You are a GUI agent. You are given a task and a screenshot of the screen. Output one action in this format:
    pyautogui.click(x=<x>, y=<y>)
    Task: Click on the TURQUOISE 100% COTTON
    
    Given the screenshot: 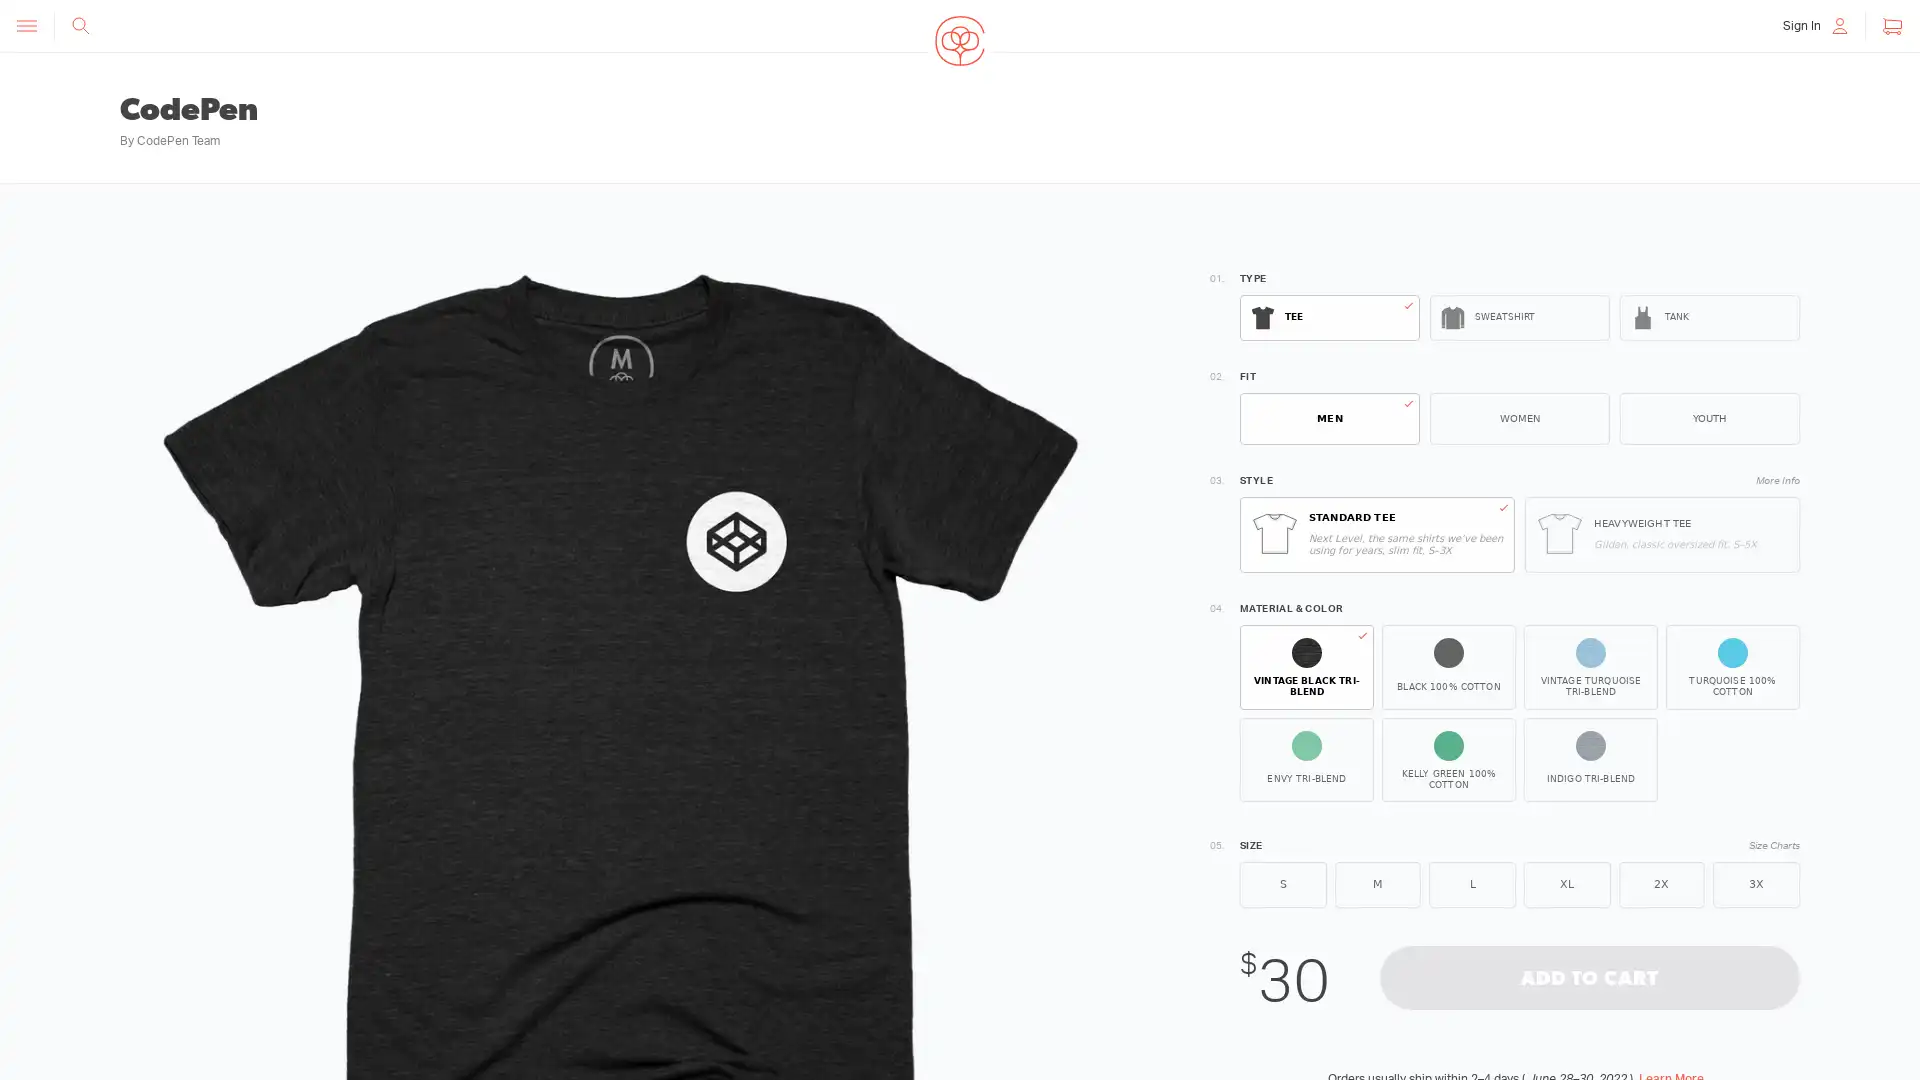 What is the action you would take?
    pyautogui.click(x=1731, y=667)
    